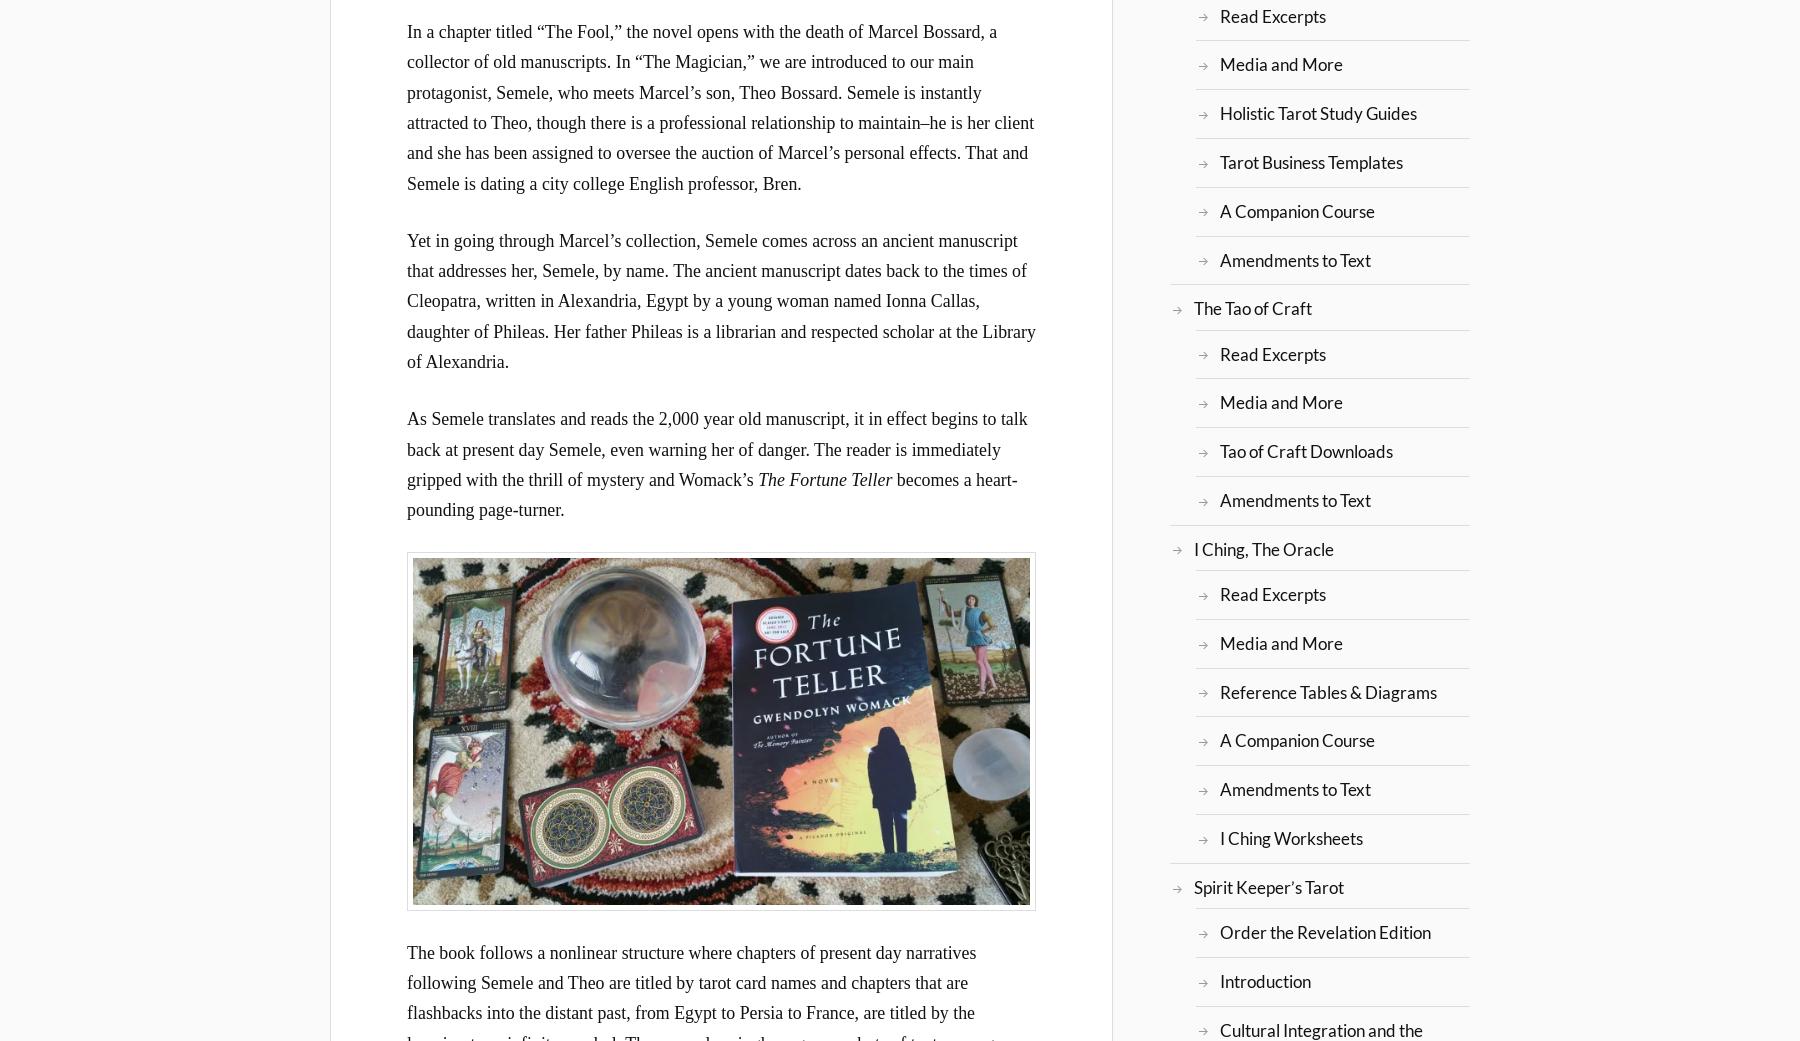  Describe the element at coordinates (1217, 690) in the screenshot. I see `'Reference Tables & Diagrams'` at that location.